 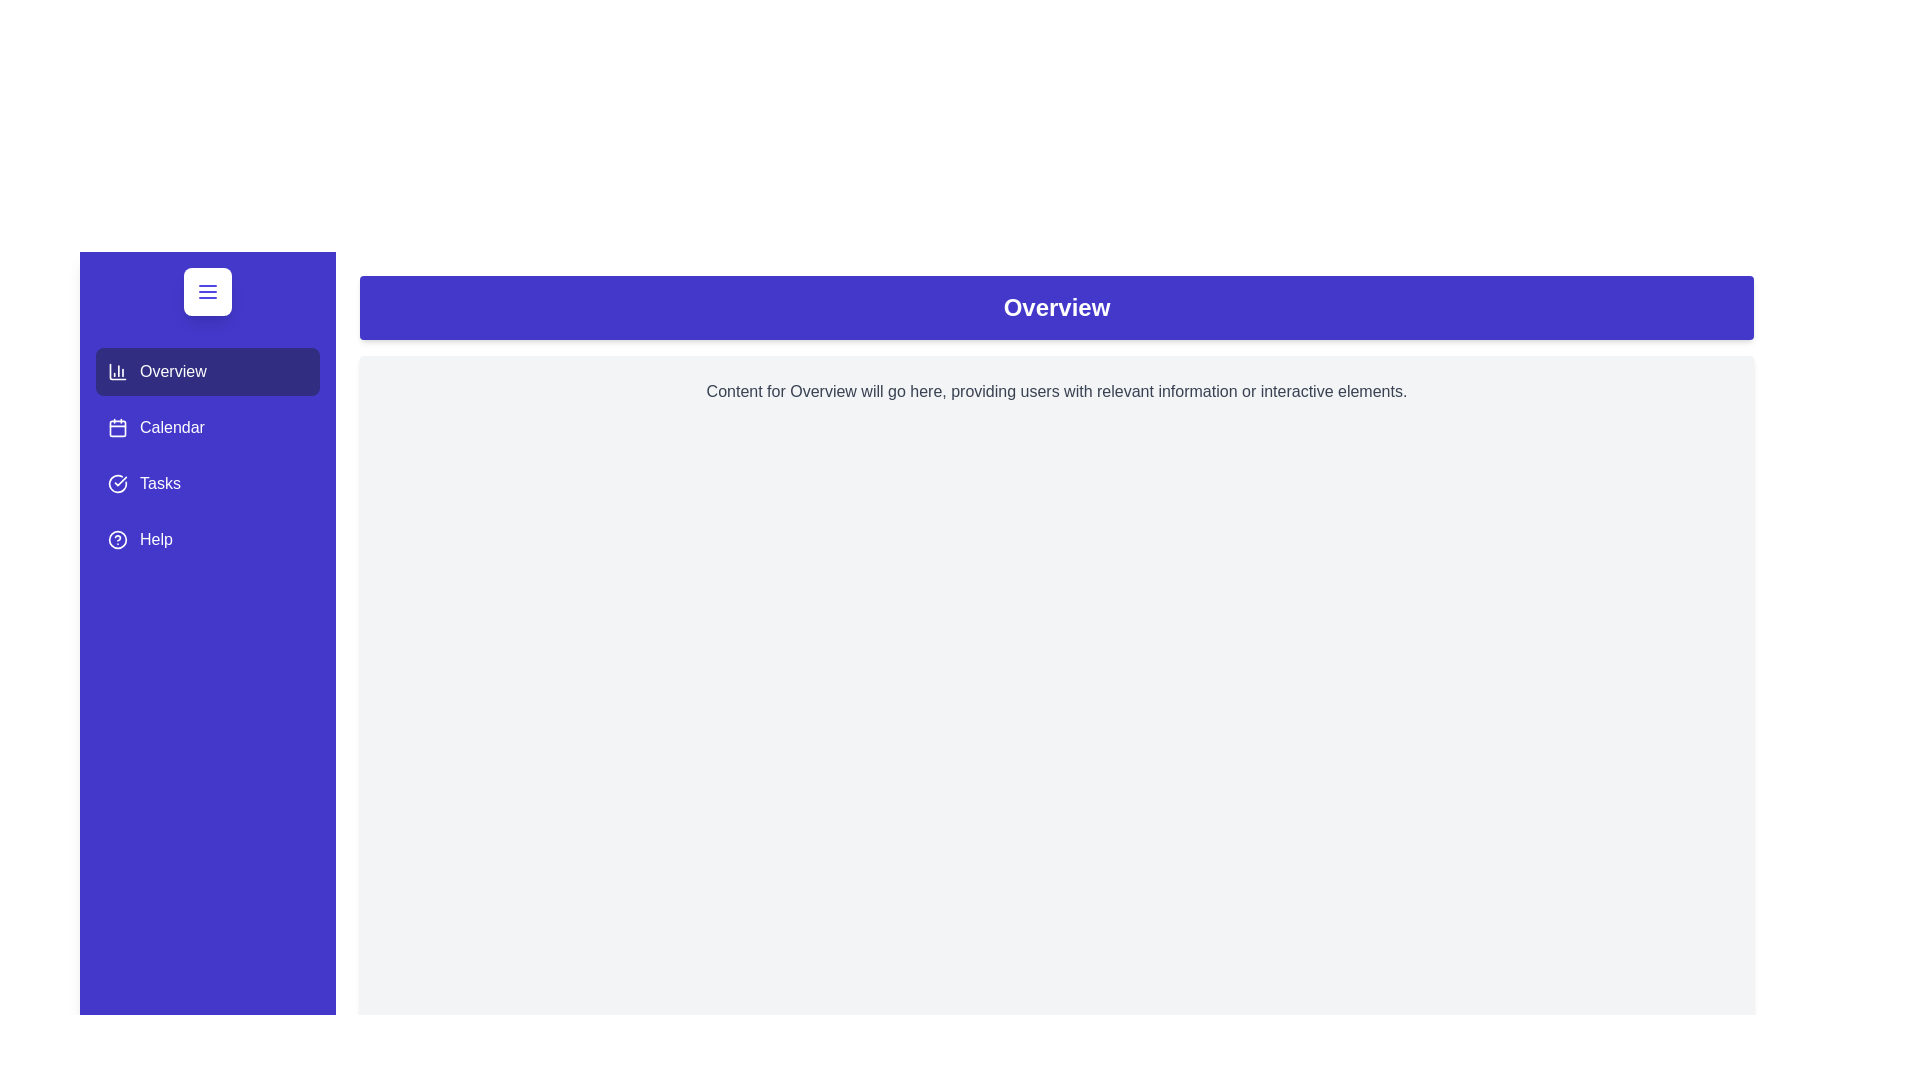 I want to click on the Calendar tab, so click(x=207, y=427).